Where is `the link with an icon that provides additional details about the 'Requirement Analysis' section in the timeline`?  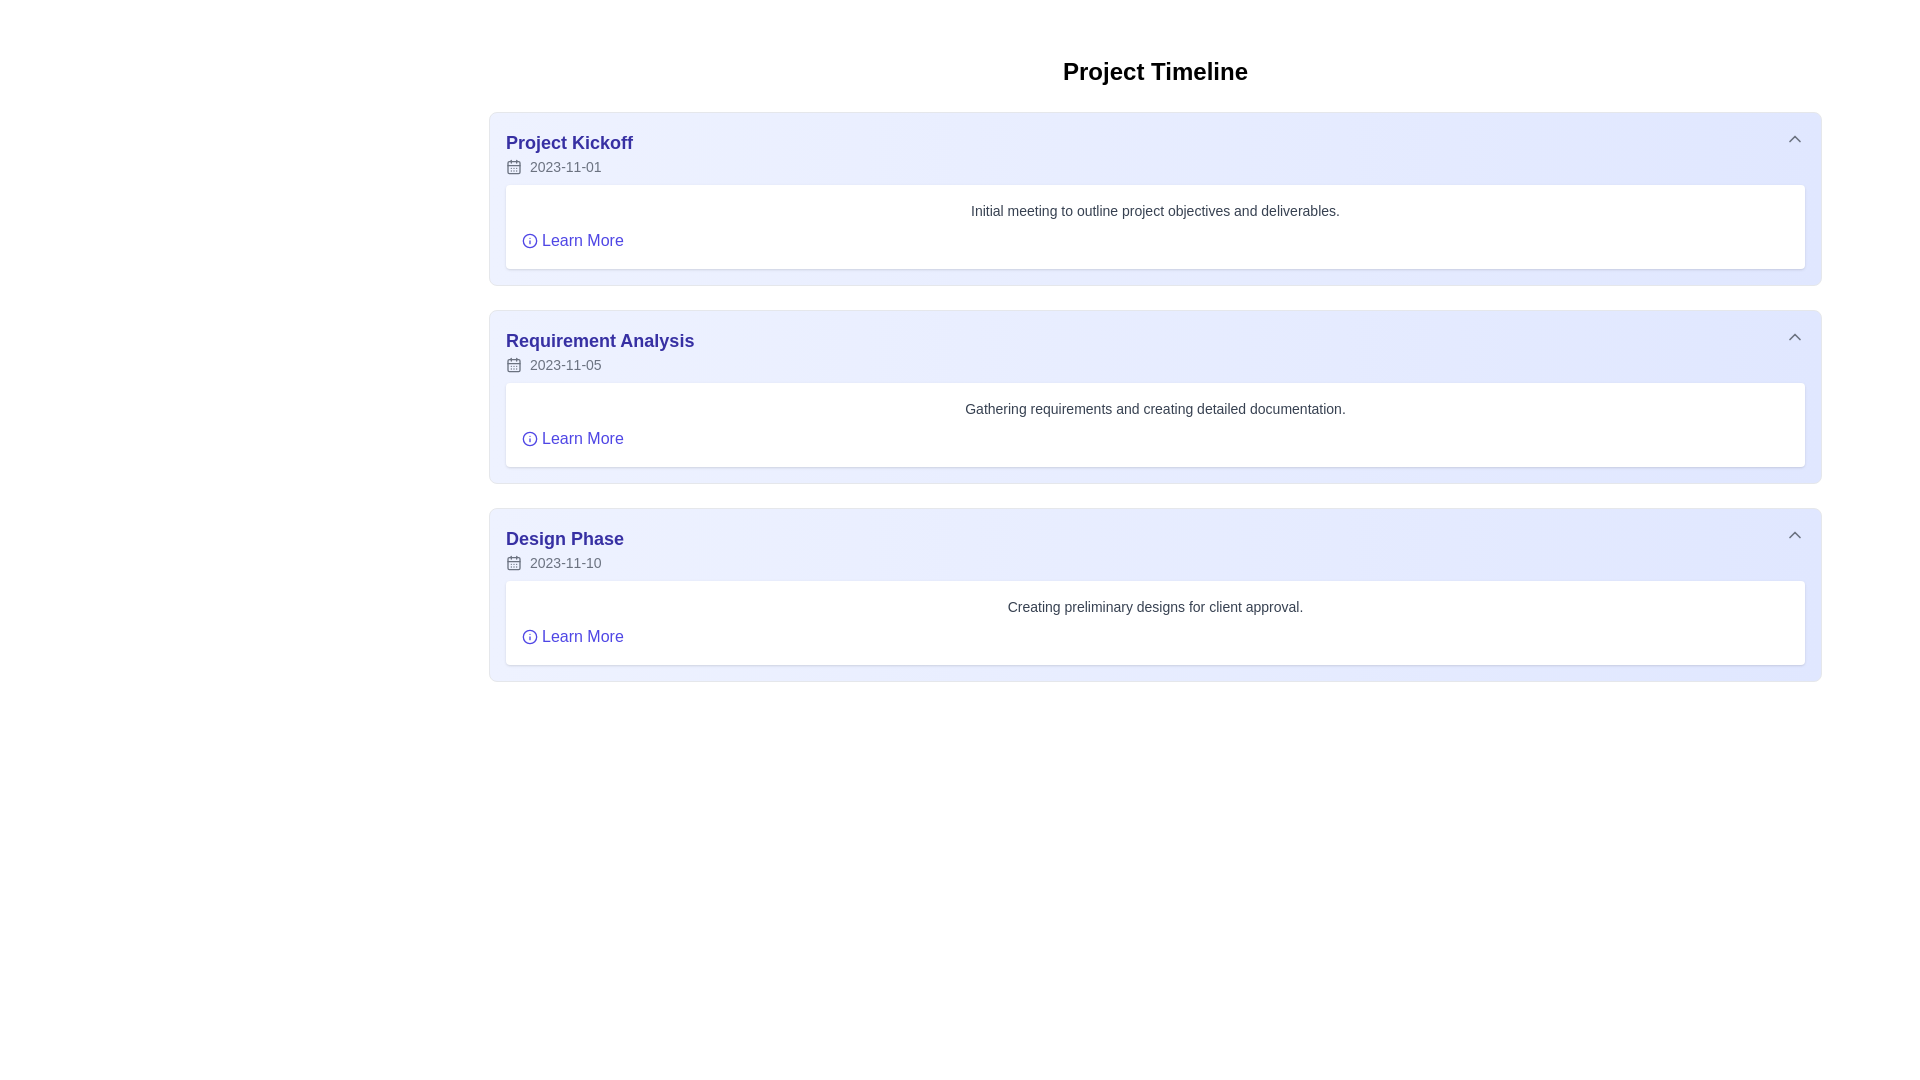
the link with an icon that provides additional details about the 'Requirement Analysis' section in the timeline is located at coordinates (571, 438).